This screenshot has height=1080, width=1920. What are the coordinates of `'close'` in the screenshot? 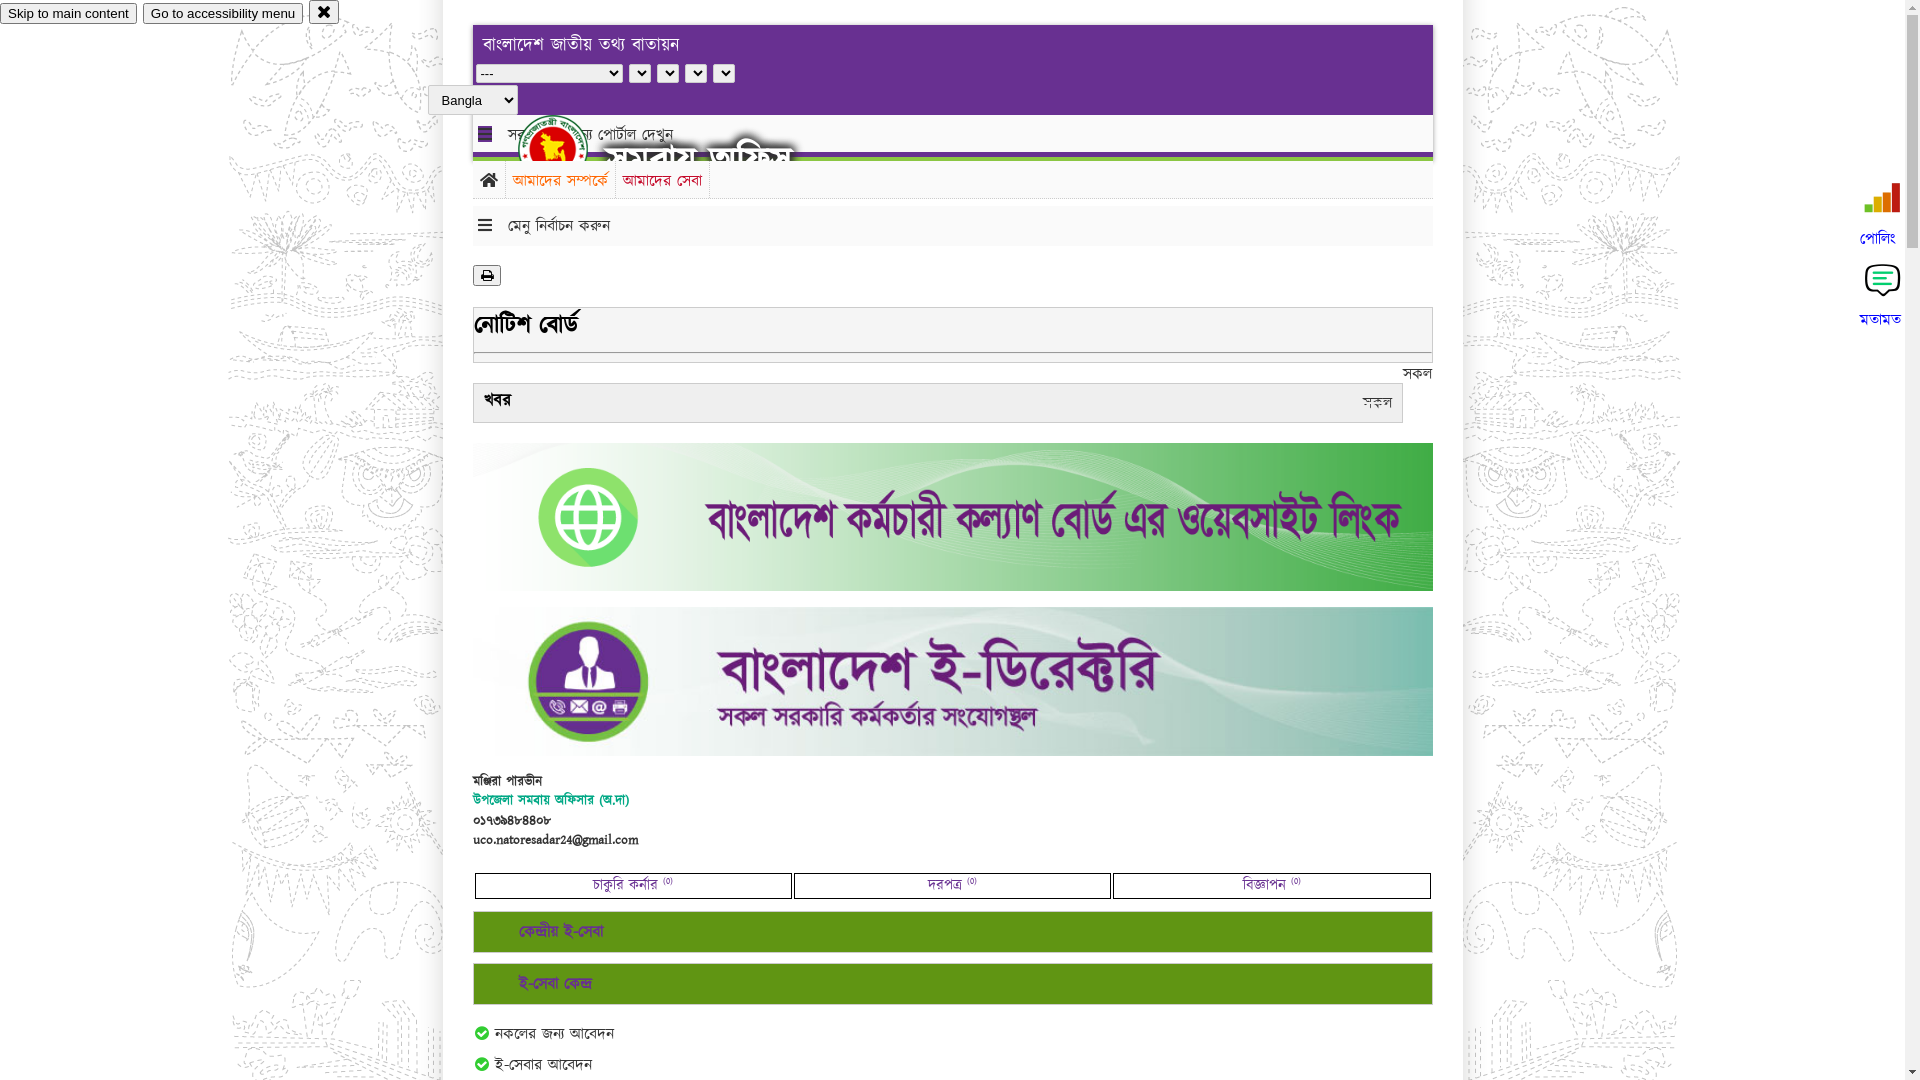 It's located at (324, 11).